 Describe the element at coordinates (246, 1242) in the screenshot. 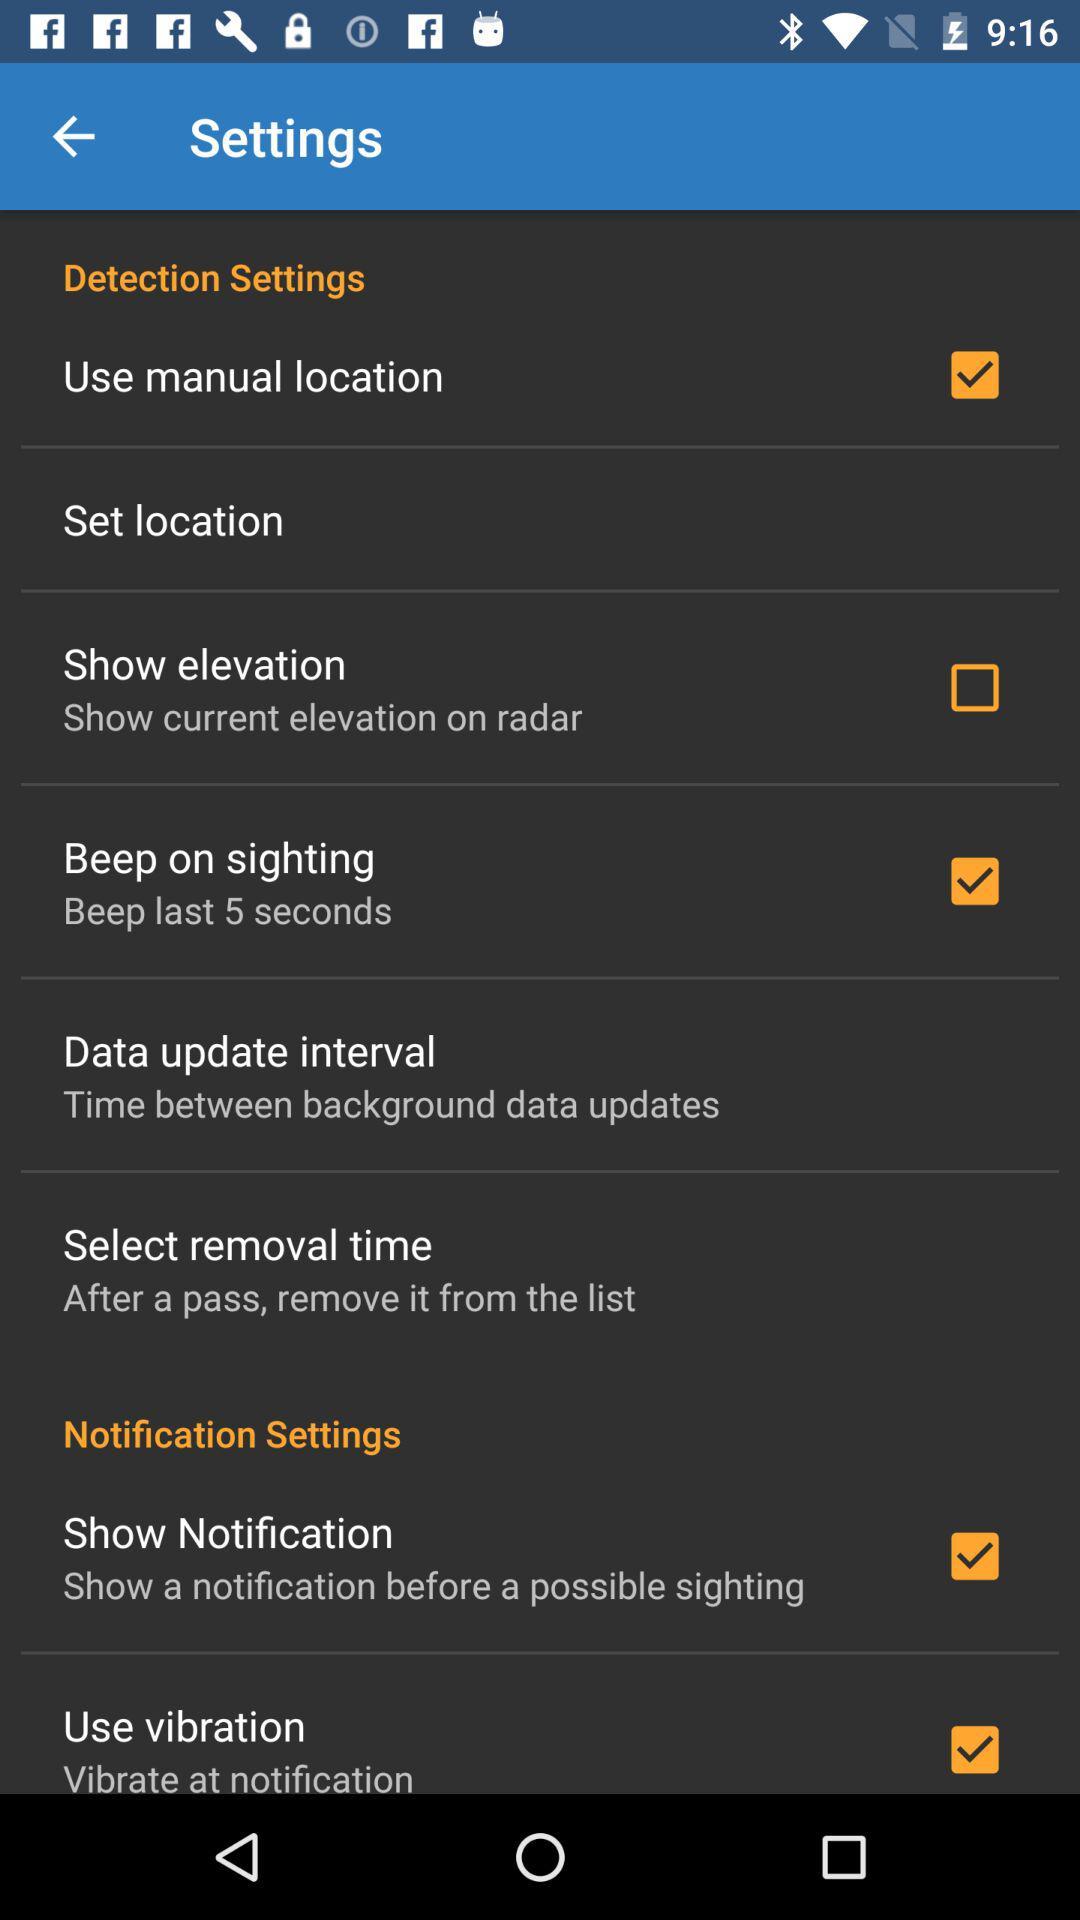

I see `the select removal time item` at that location.